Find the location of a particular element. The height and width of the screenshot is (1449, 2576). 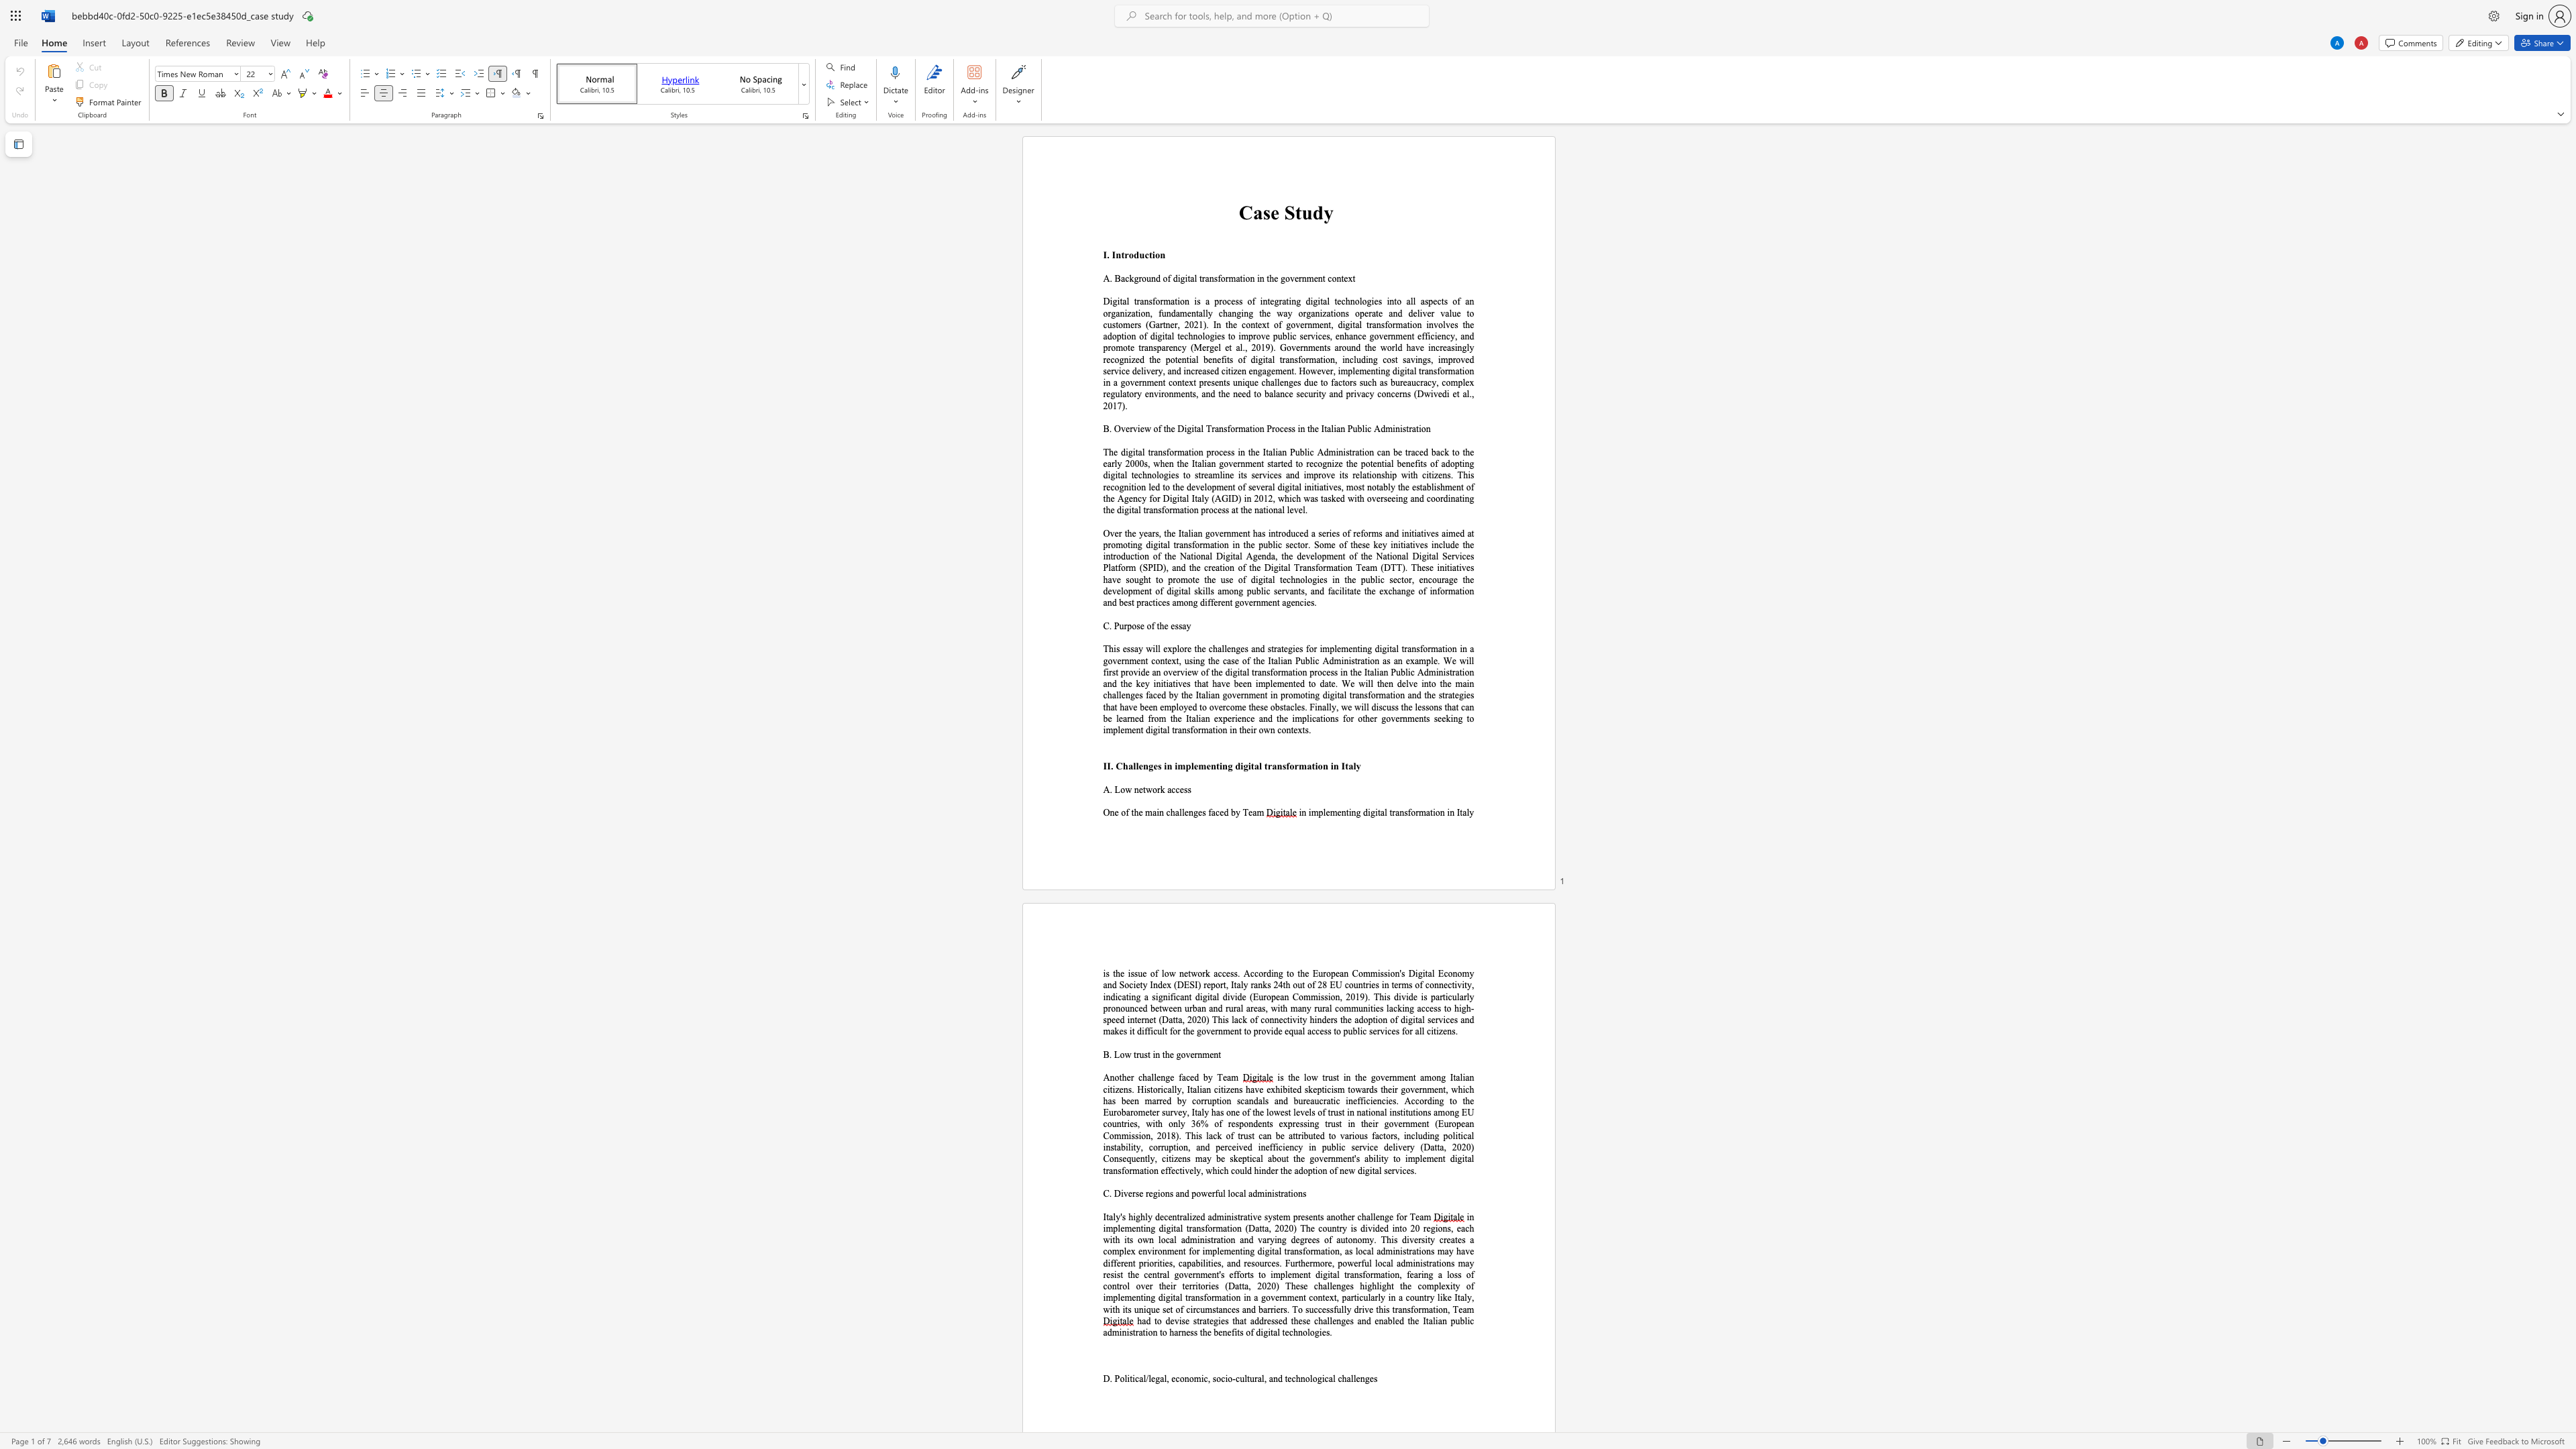

the subset text "gove" within the text "A. Background of digital transformation in the government context" is located at coordinates (1279, 278).